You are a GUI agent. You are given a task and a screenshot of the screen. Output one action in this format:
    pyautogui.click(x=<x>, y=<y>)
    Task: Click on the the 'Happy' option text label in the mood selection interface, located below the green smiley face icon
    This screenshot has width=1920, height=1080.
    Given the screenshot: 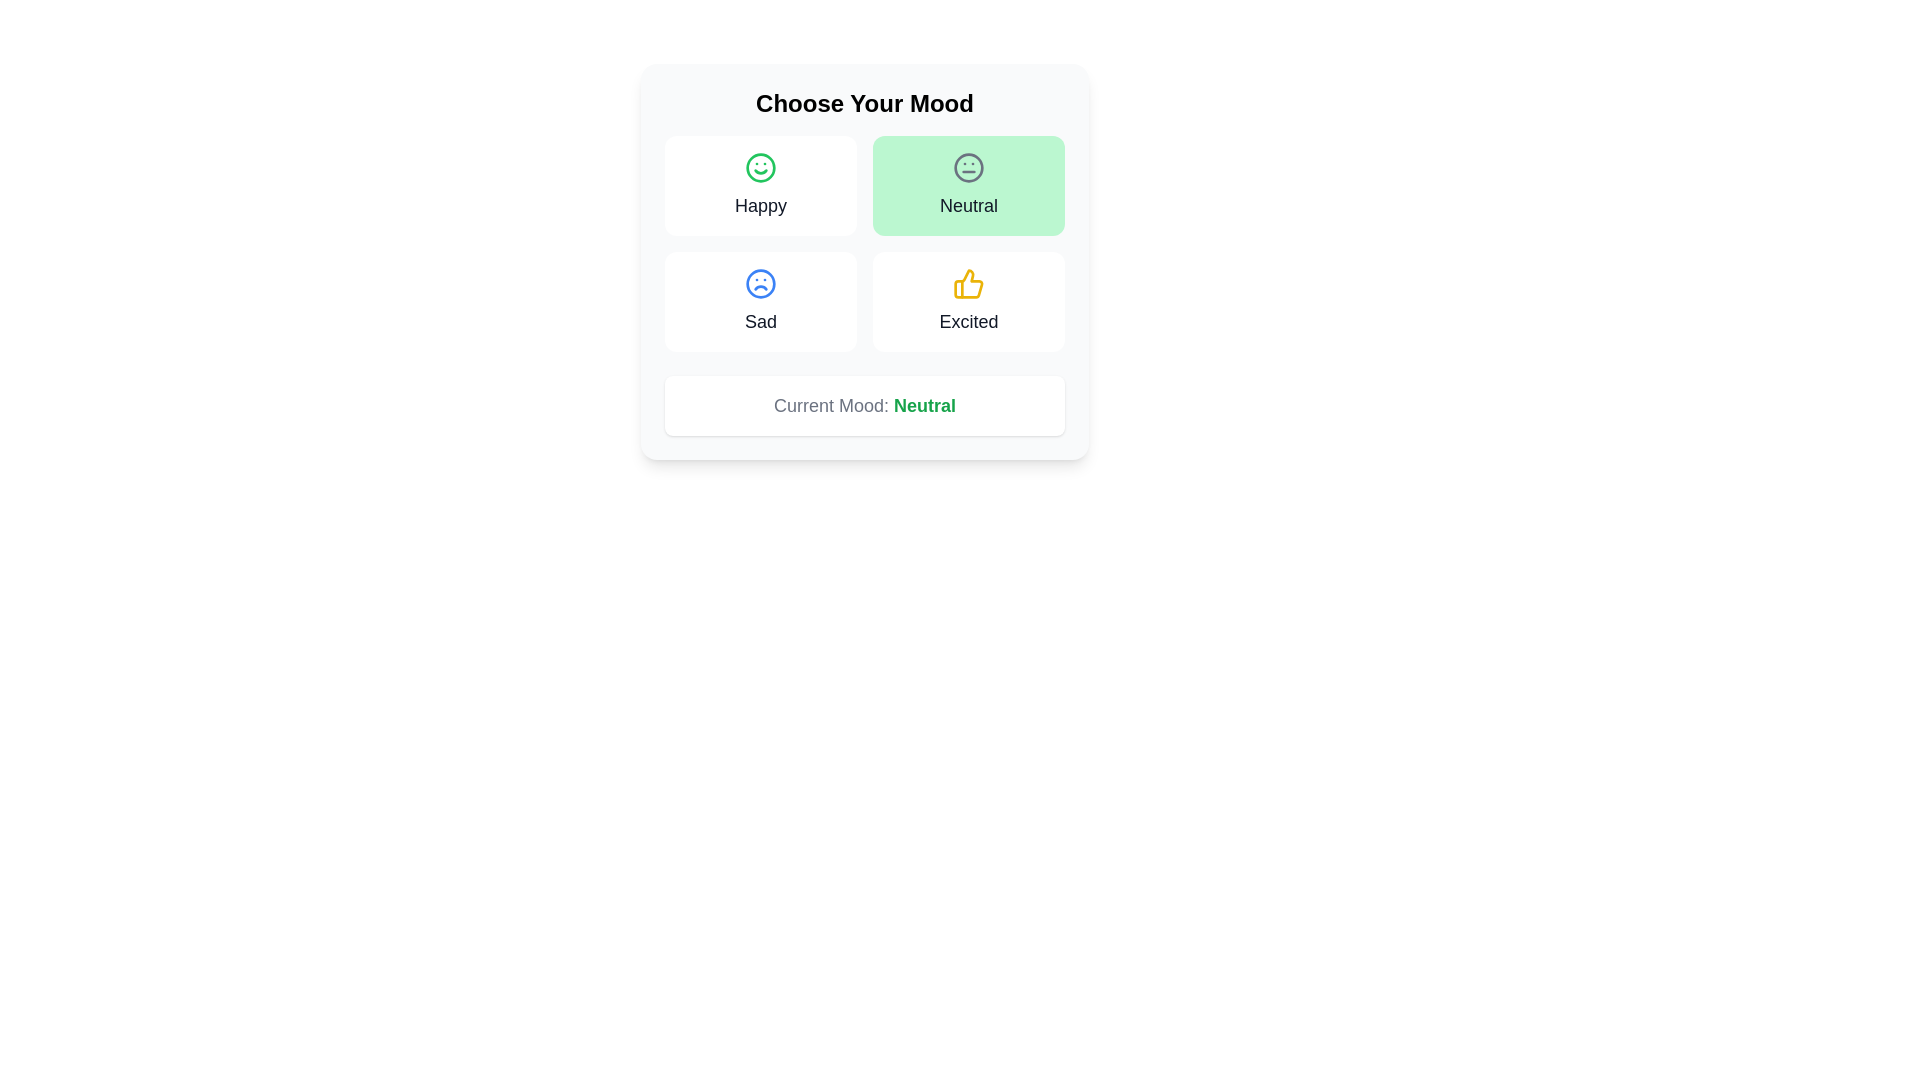 What is the action you would take?
    pyautogui.click(x=760, y=205)
    